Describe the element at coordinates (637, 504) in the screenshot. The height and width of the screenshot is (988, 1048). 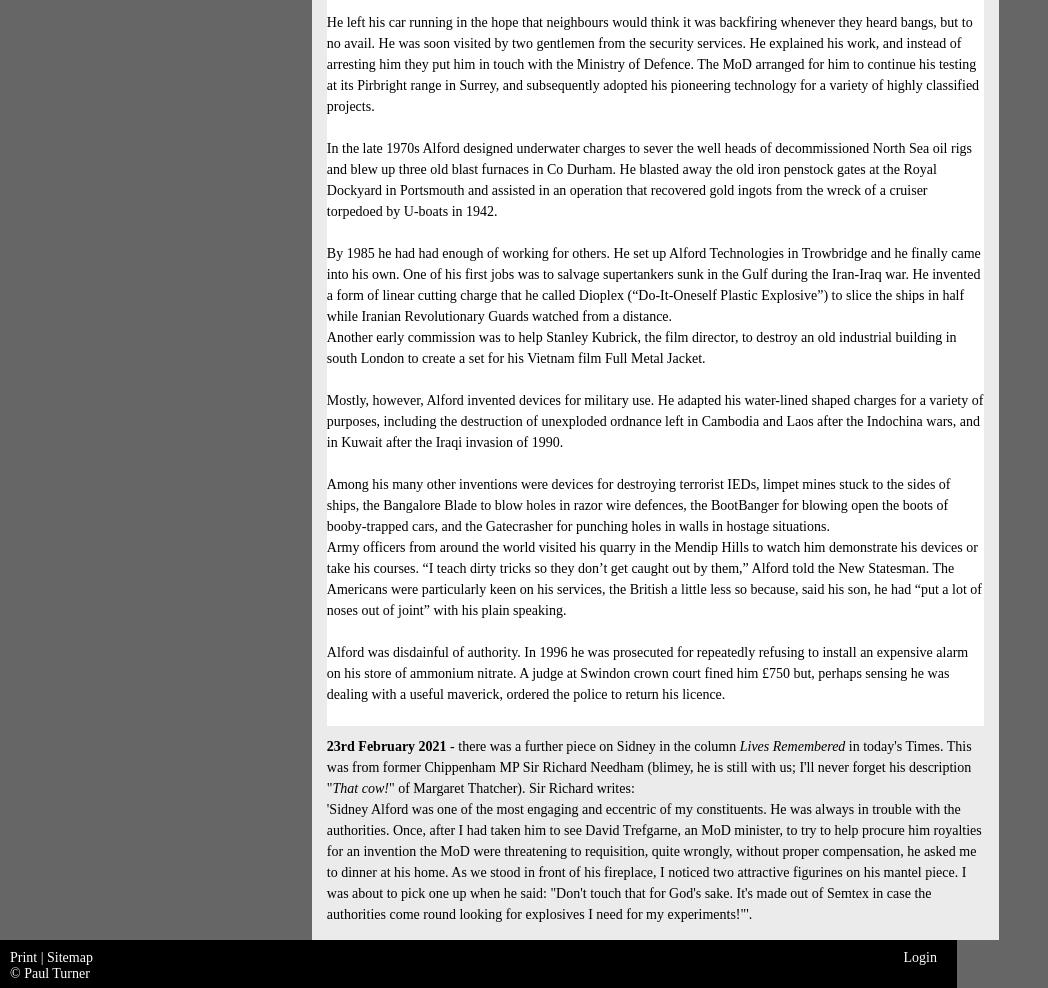
I see `'Among his many other inventions were devices
for destroying terrorist IEDs, limpet mines stuck to the sides of ships, the Bangalore Blade to blow holes in razor wire defences, the BootBanger for blowing open the boots of booby-trapped cars, and
the Gatecrasher for punching holes in walls in hostage situations.'` at that location.